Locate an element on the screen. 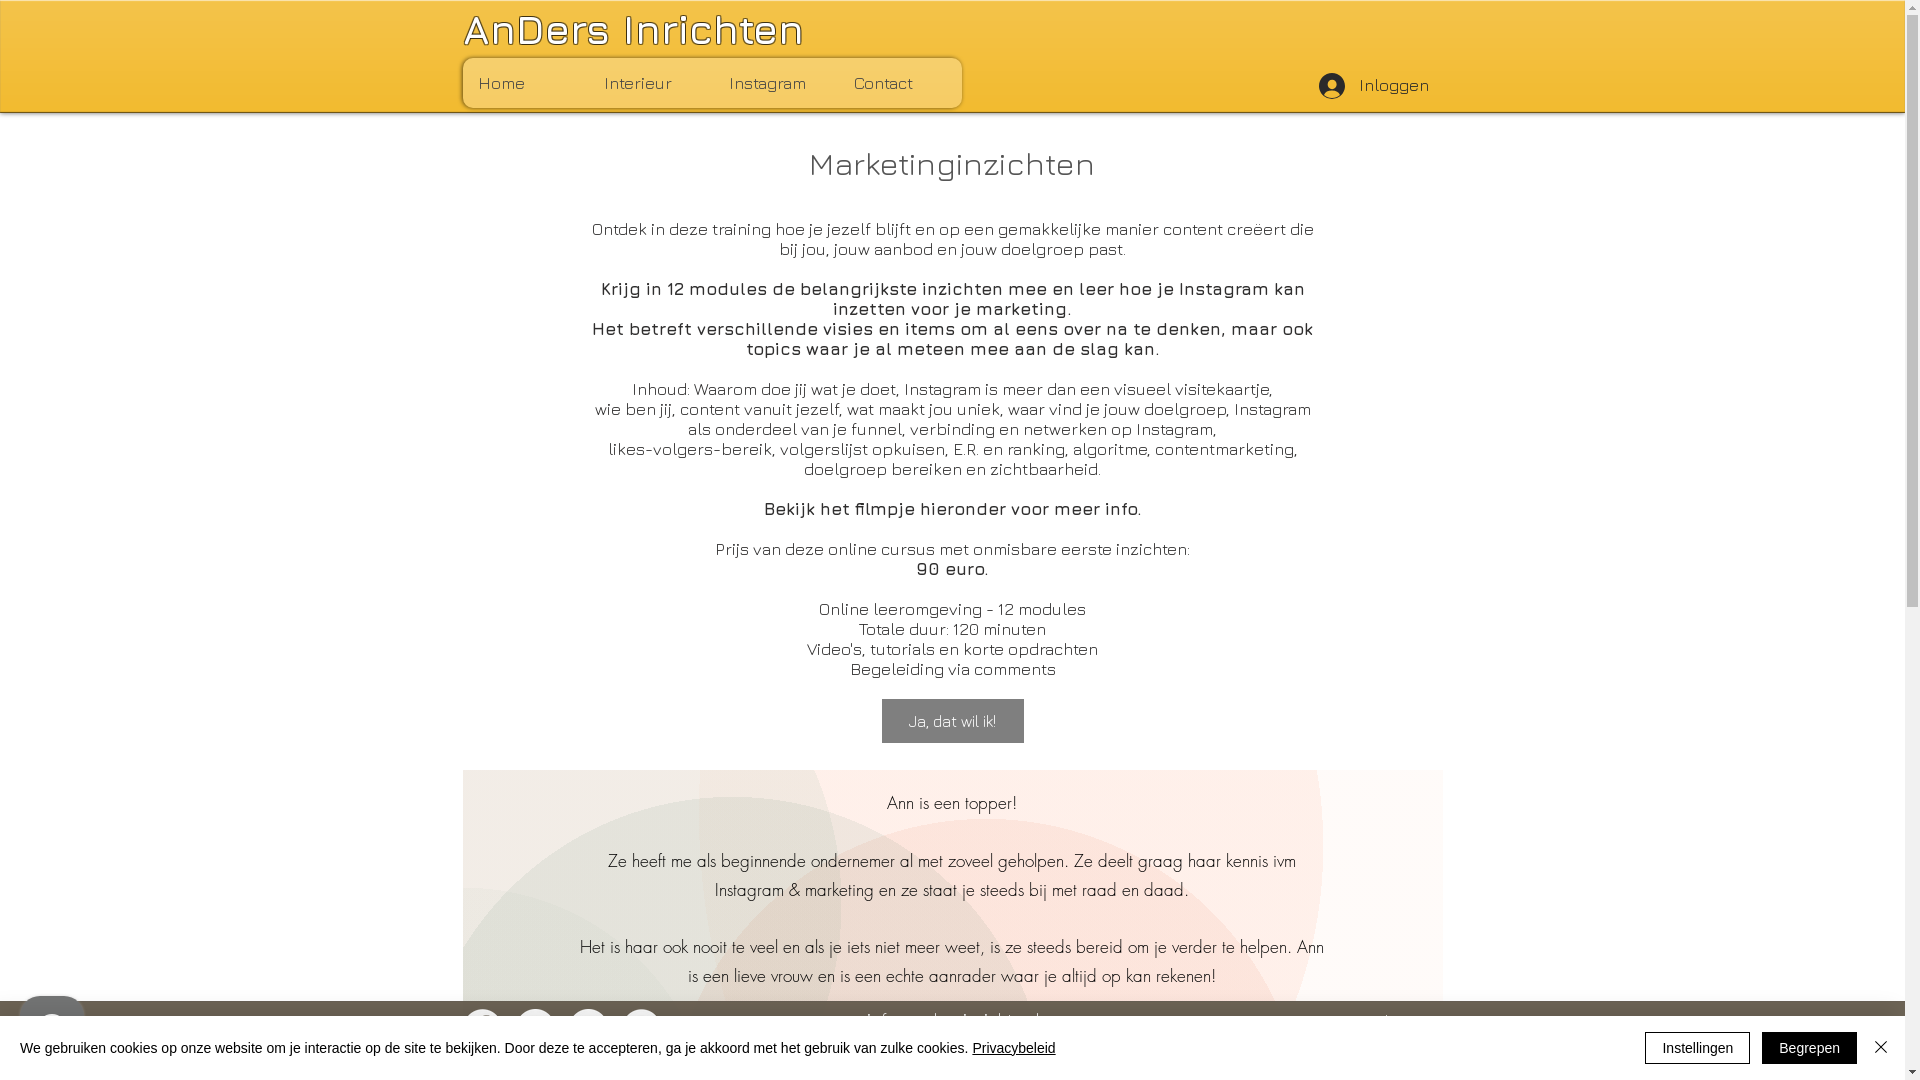 This screenshot has width=1920, height=1080. 'Ja, dat wil ik!' is located at coordinates (881, 721).